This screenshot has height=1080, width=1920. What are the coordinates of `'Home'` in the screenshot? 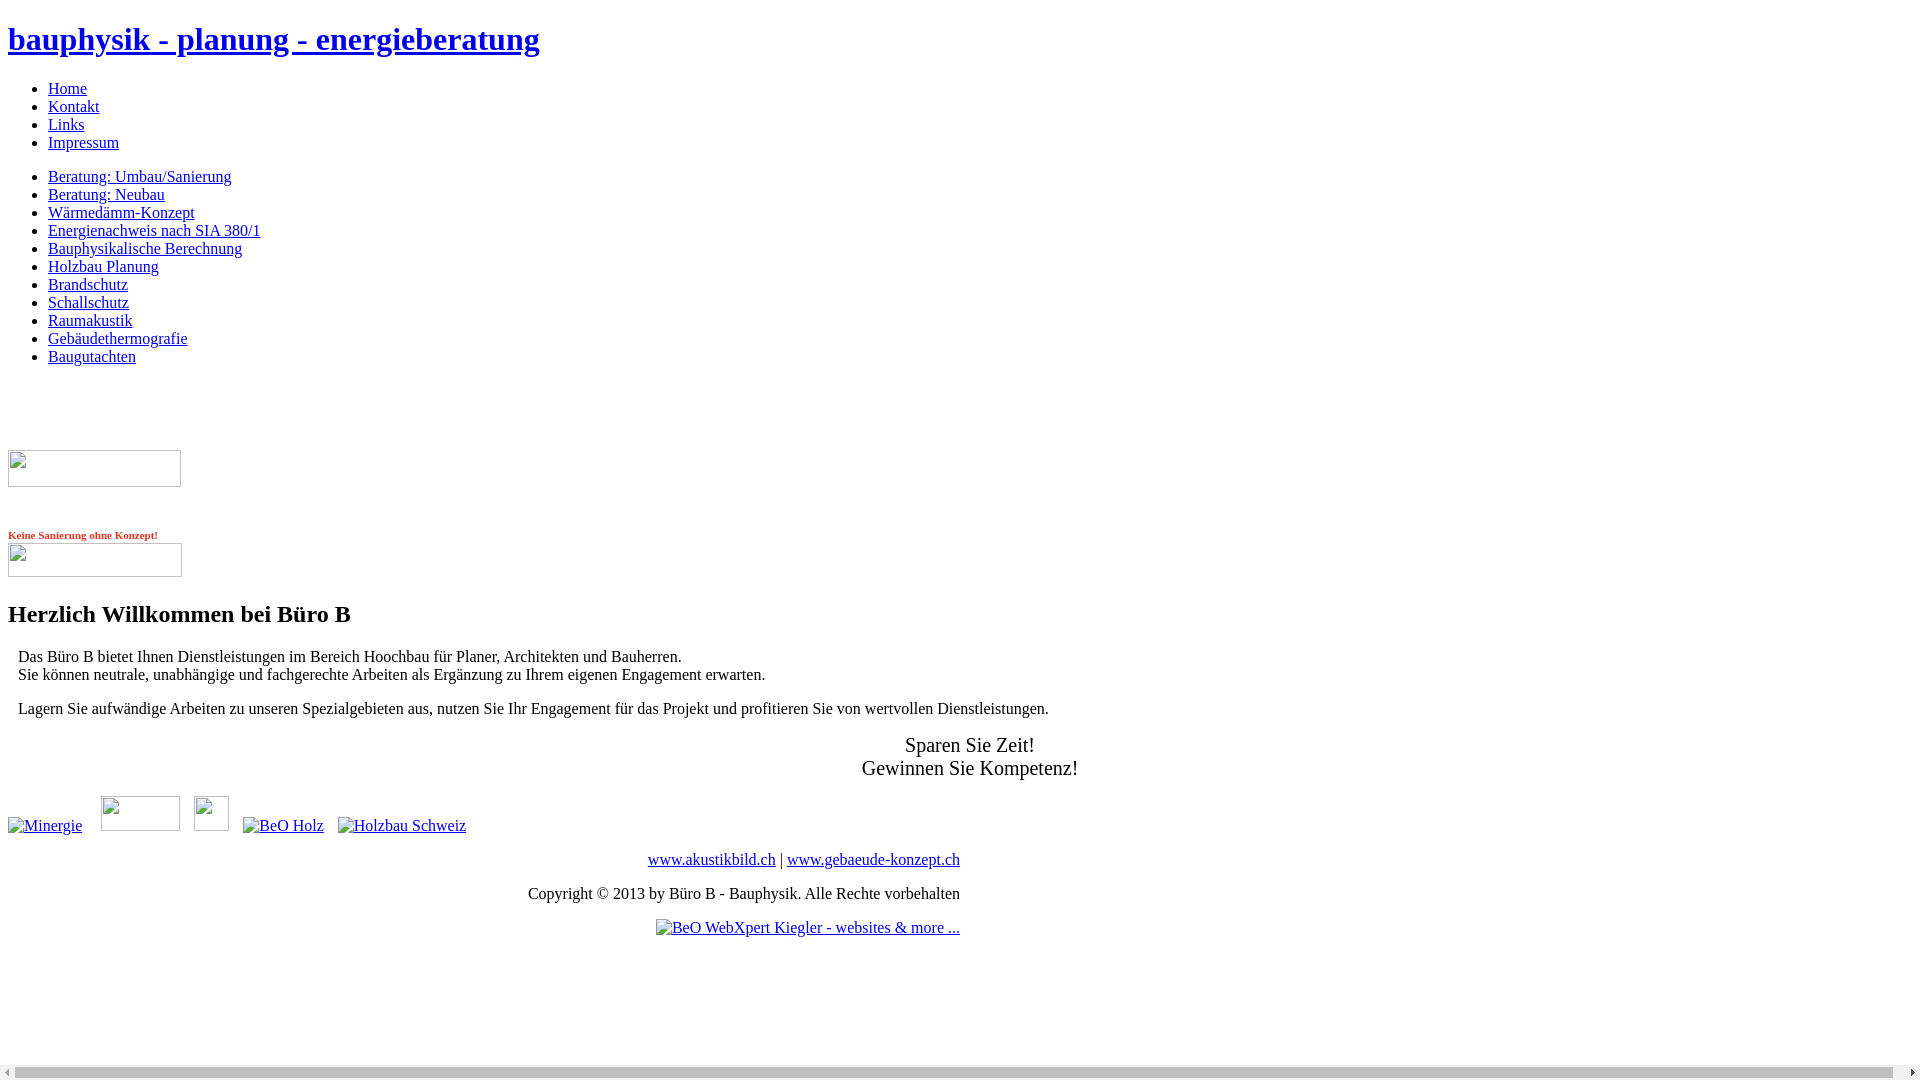 It's located at (48, 87).